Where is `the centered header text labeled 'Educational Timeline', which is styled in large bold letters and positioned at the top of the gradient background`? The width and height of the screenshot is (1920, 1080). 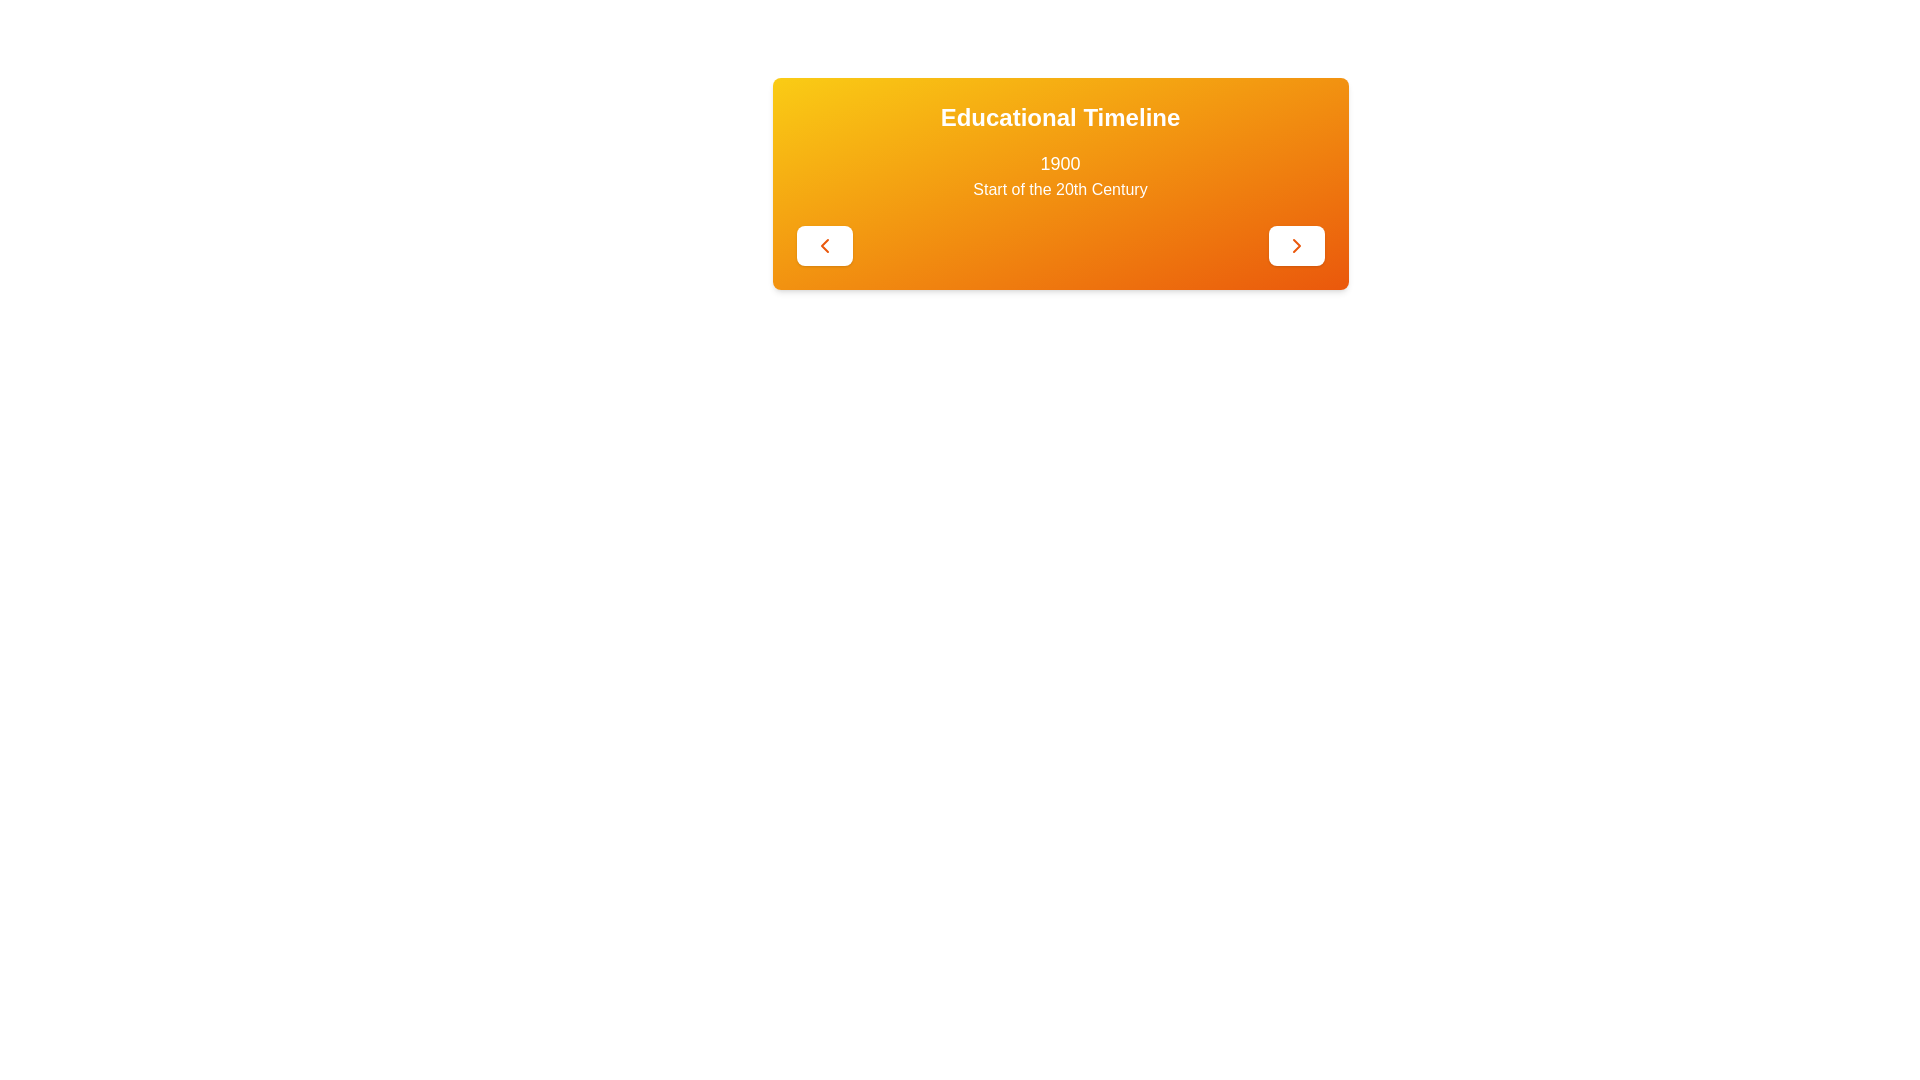
the centered header text labeled 'Educational Timeline', which is styled in large bold letters and positioned at the top of the gradient background is located at coordinates (1059, 118).